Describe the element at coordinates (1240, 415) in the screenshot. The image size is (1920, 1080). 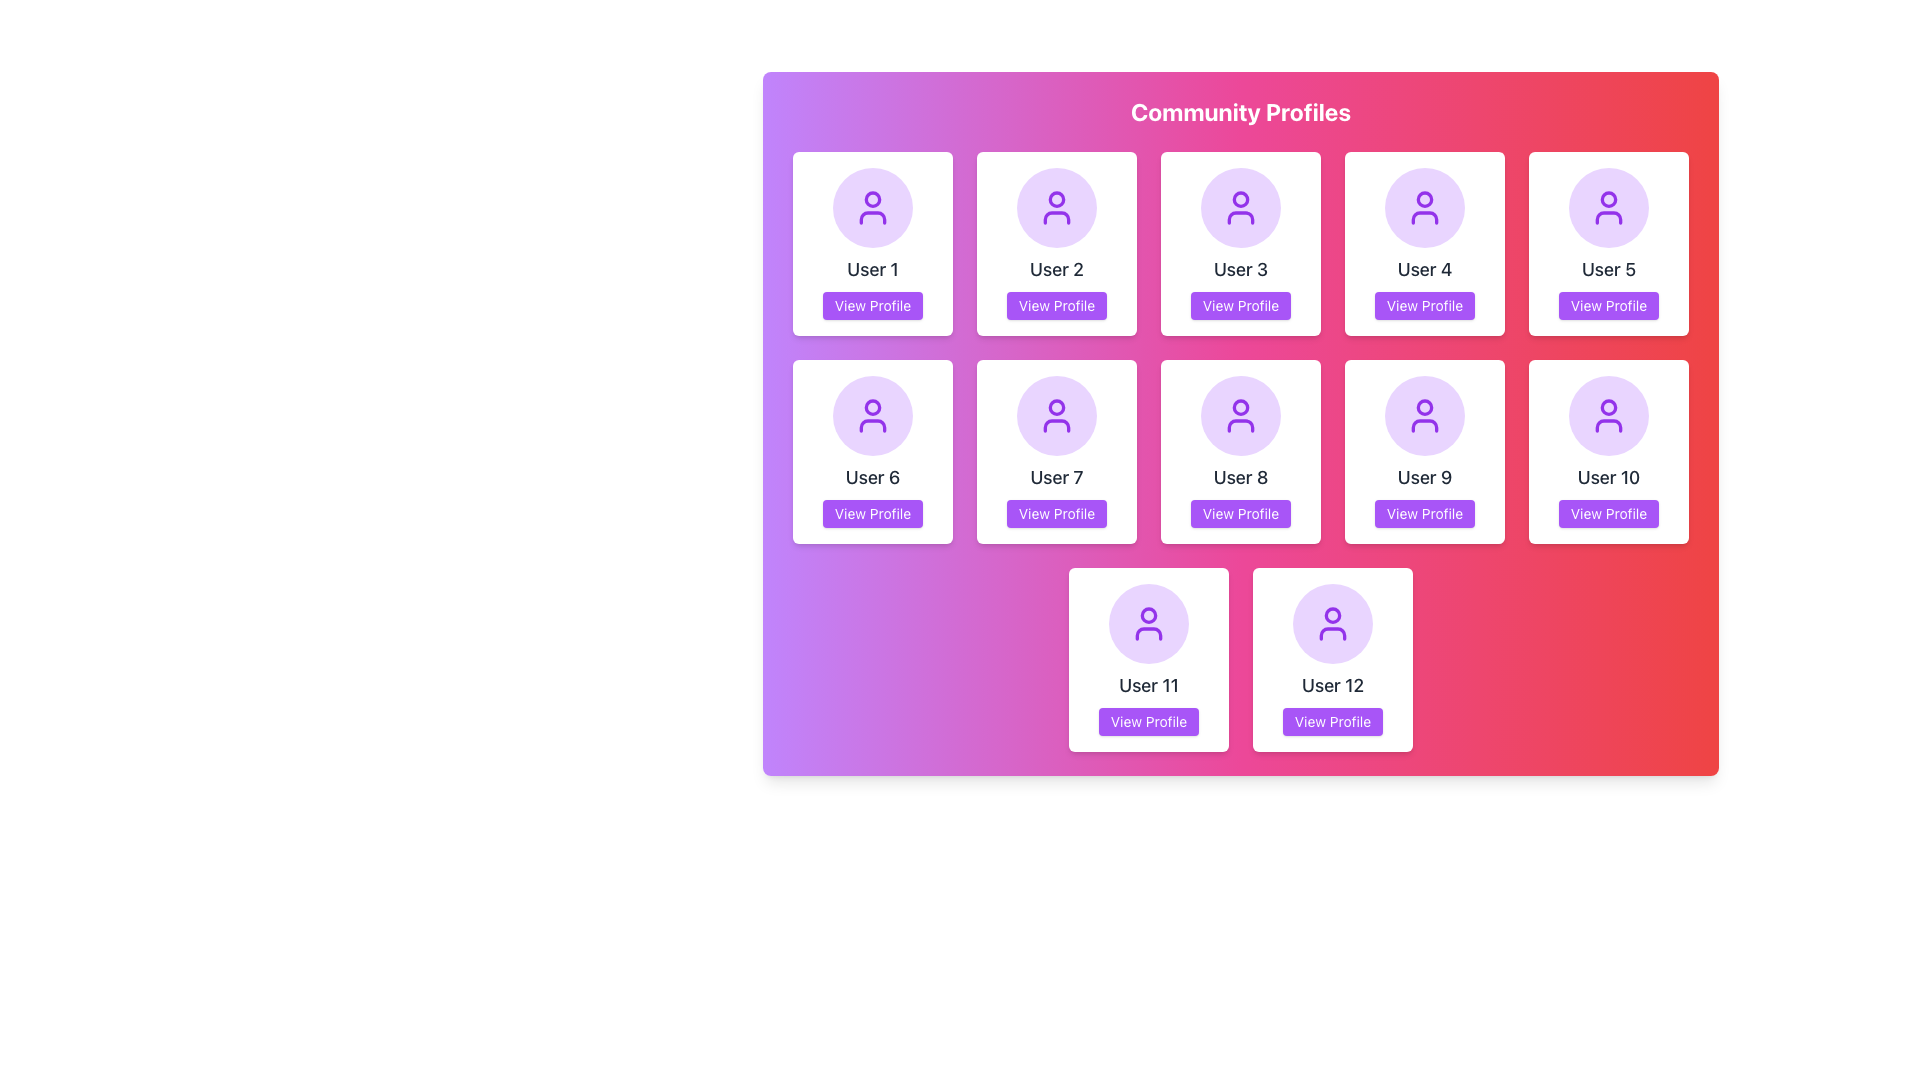
I see `the user icon in the 'User 8' profile card, located in the third row and second column of the grid layout` at that location.